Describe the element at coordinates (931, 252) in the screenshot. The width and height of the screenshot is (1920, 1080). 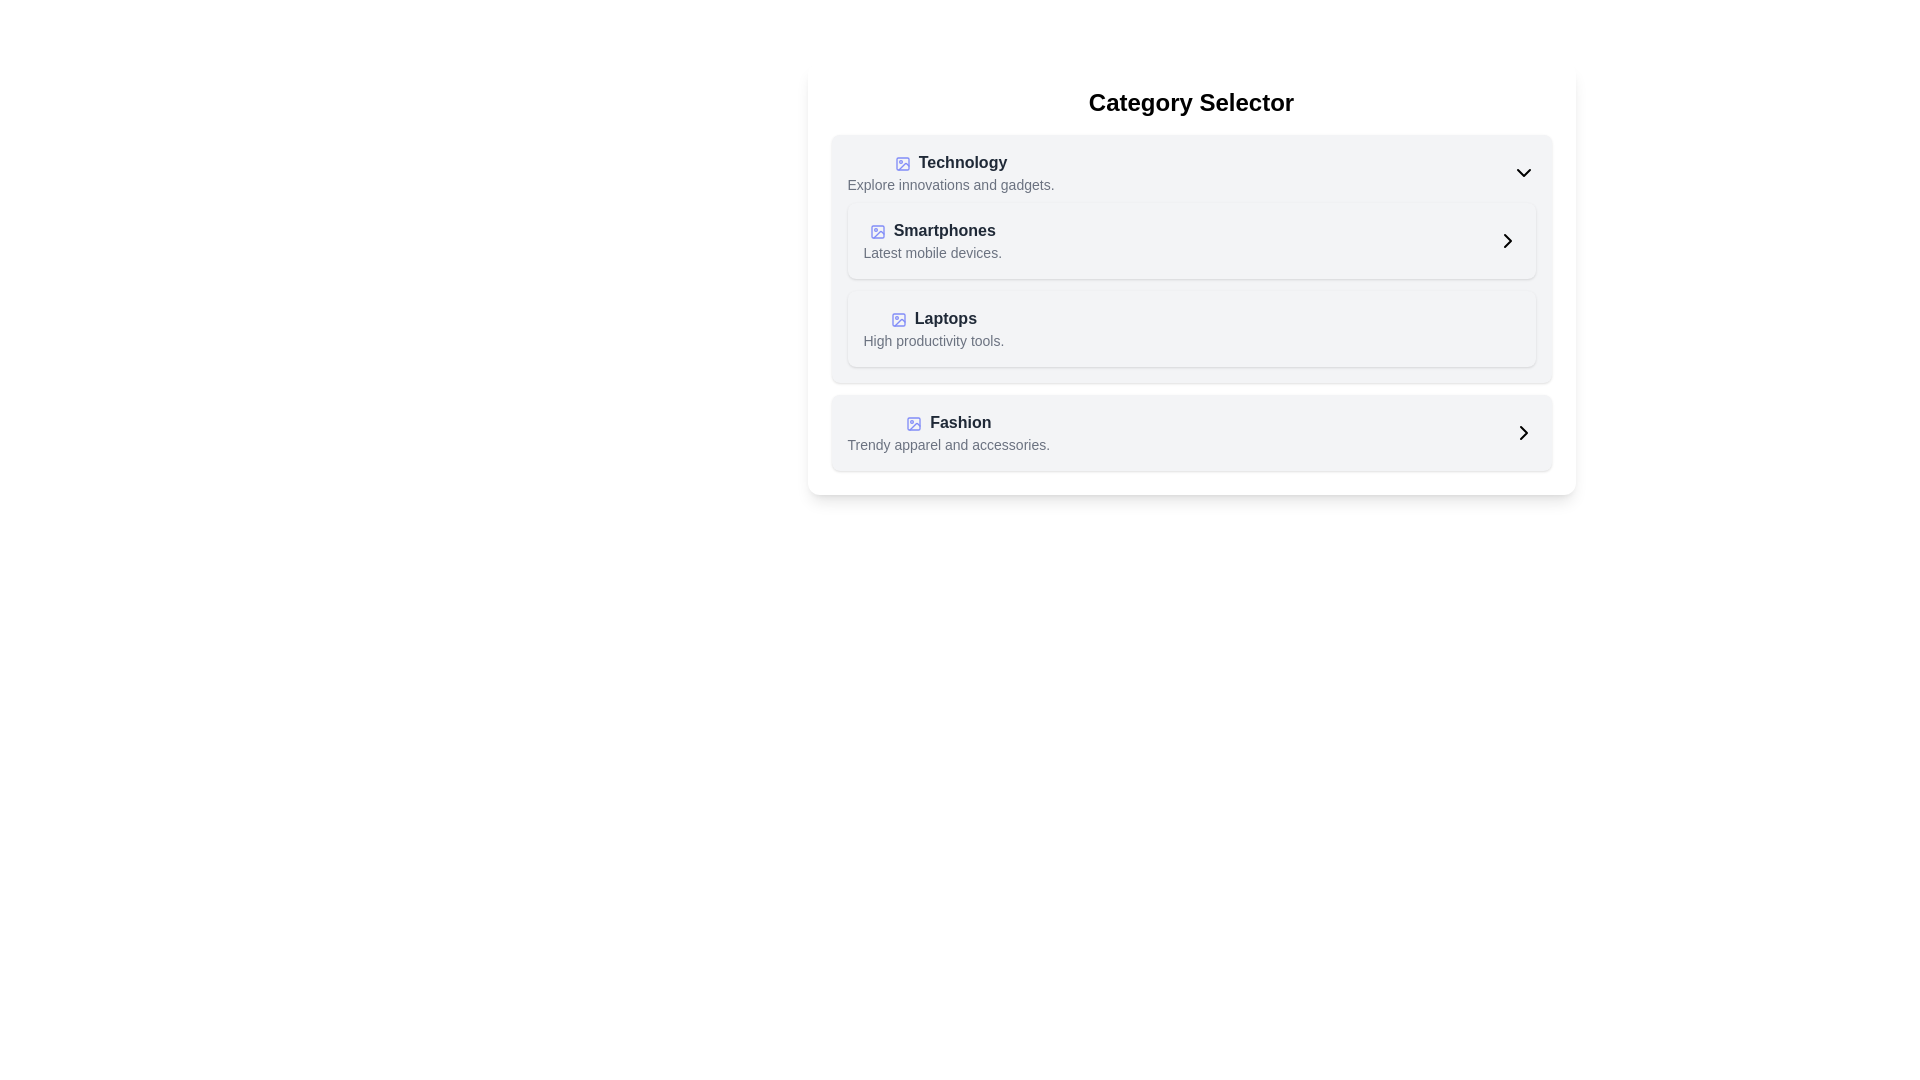
I see `the informational text element located below the 'Smartphones' title in the 'Category Selector'` at that location.